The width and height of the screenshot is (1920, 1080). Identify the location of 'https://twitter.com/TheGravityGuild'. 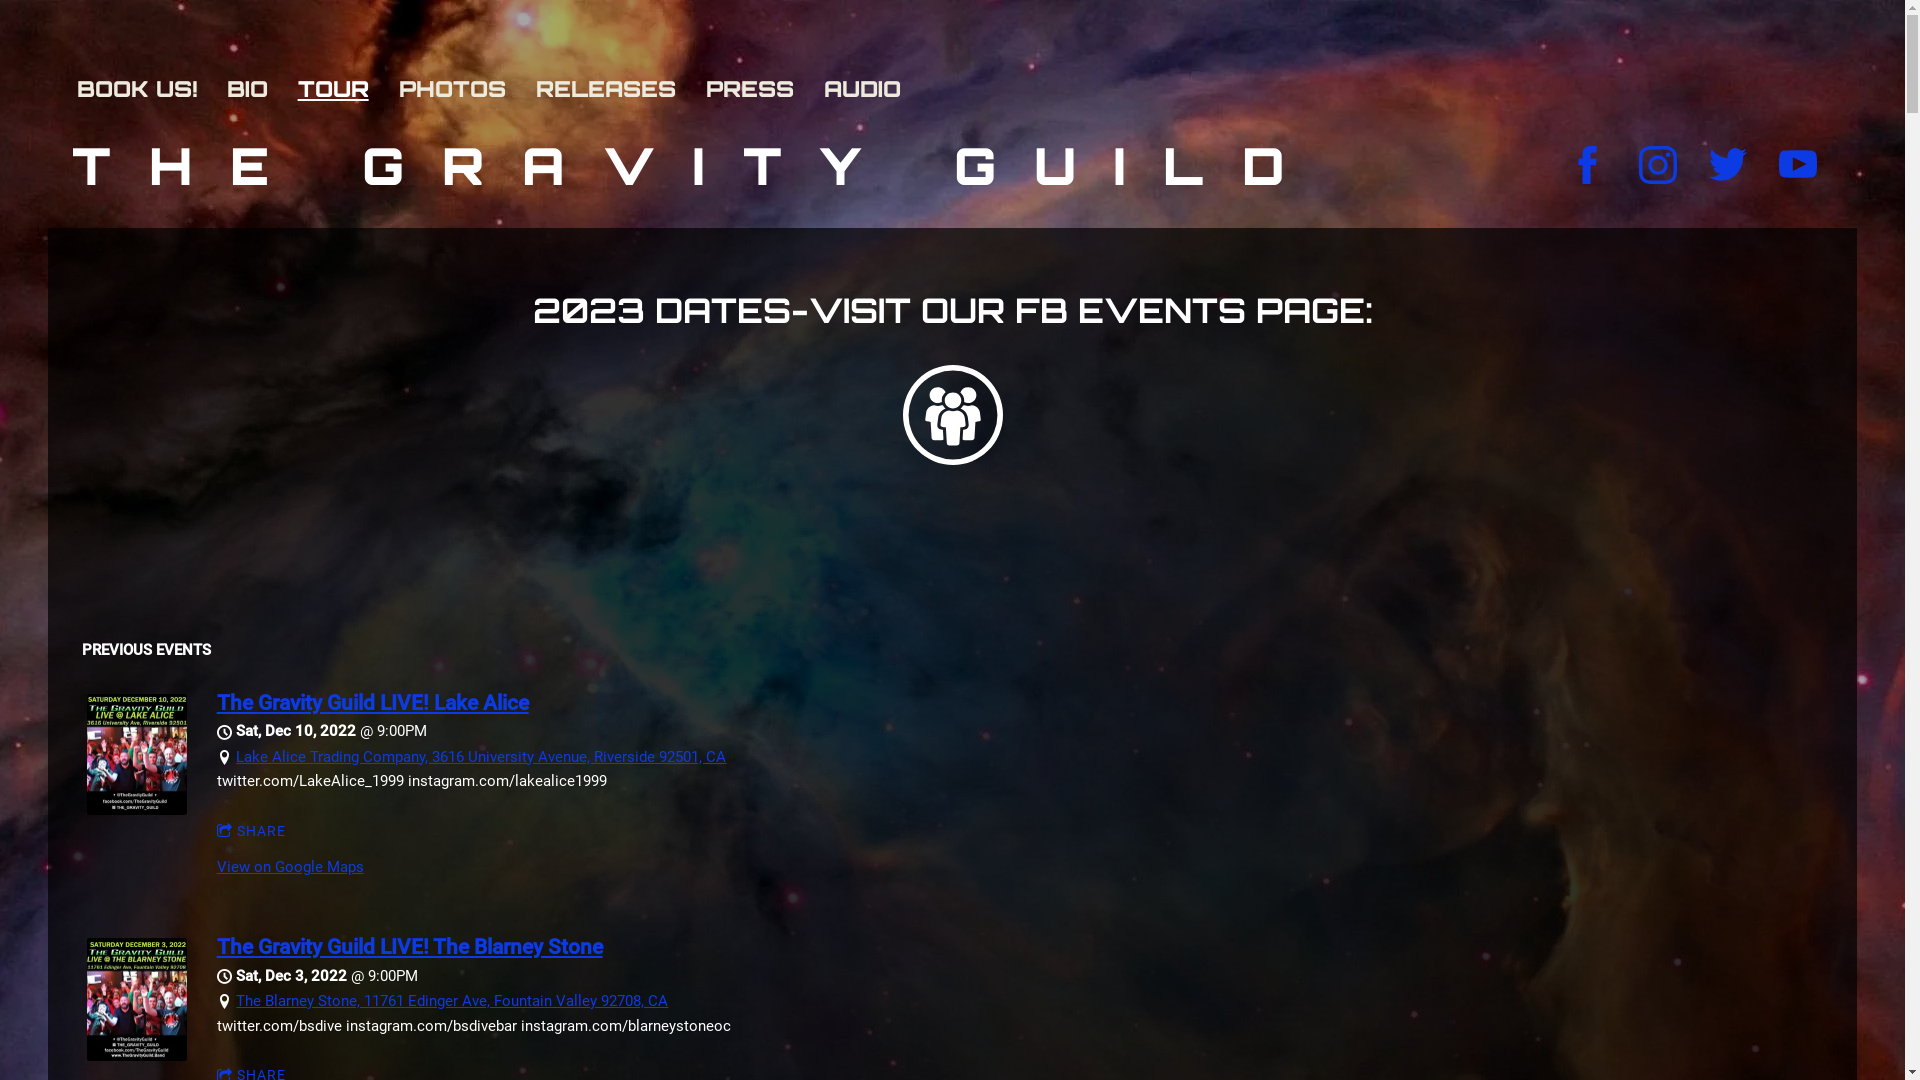
(1727, 164).